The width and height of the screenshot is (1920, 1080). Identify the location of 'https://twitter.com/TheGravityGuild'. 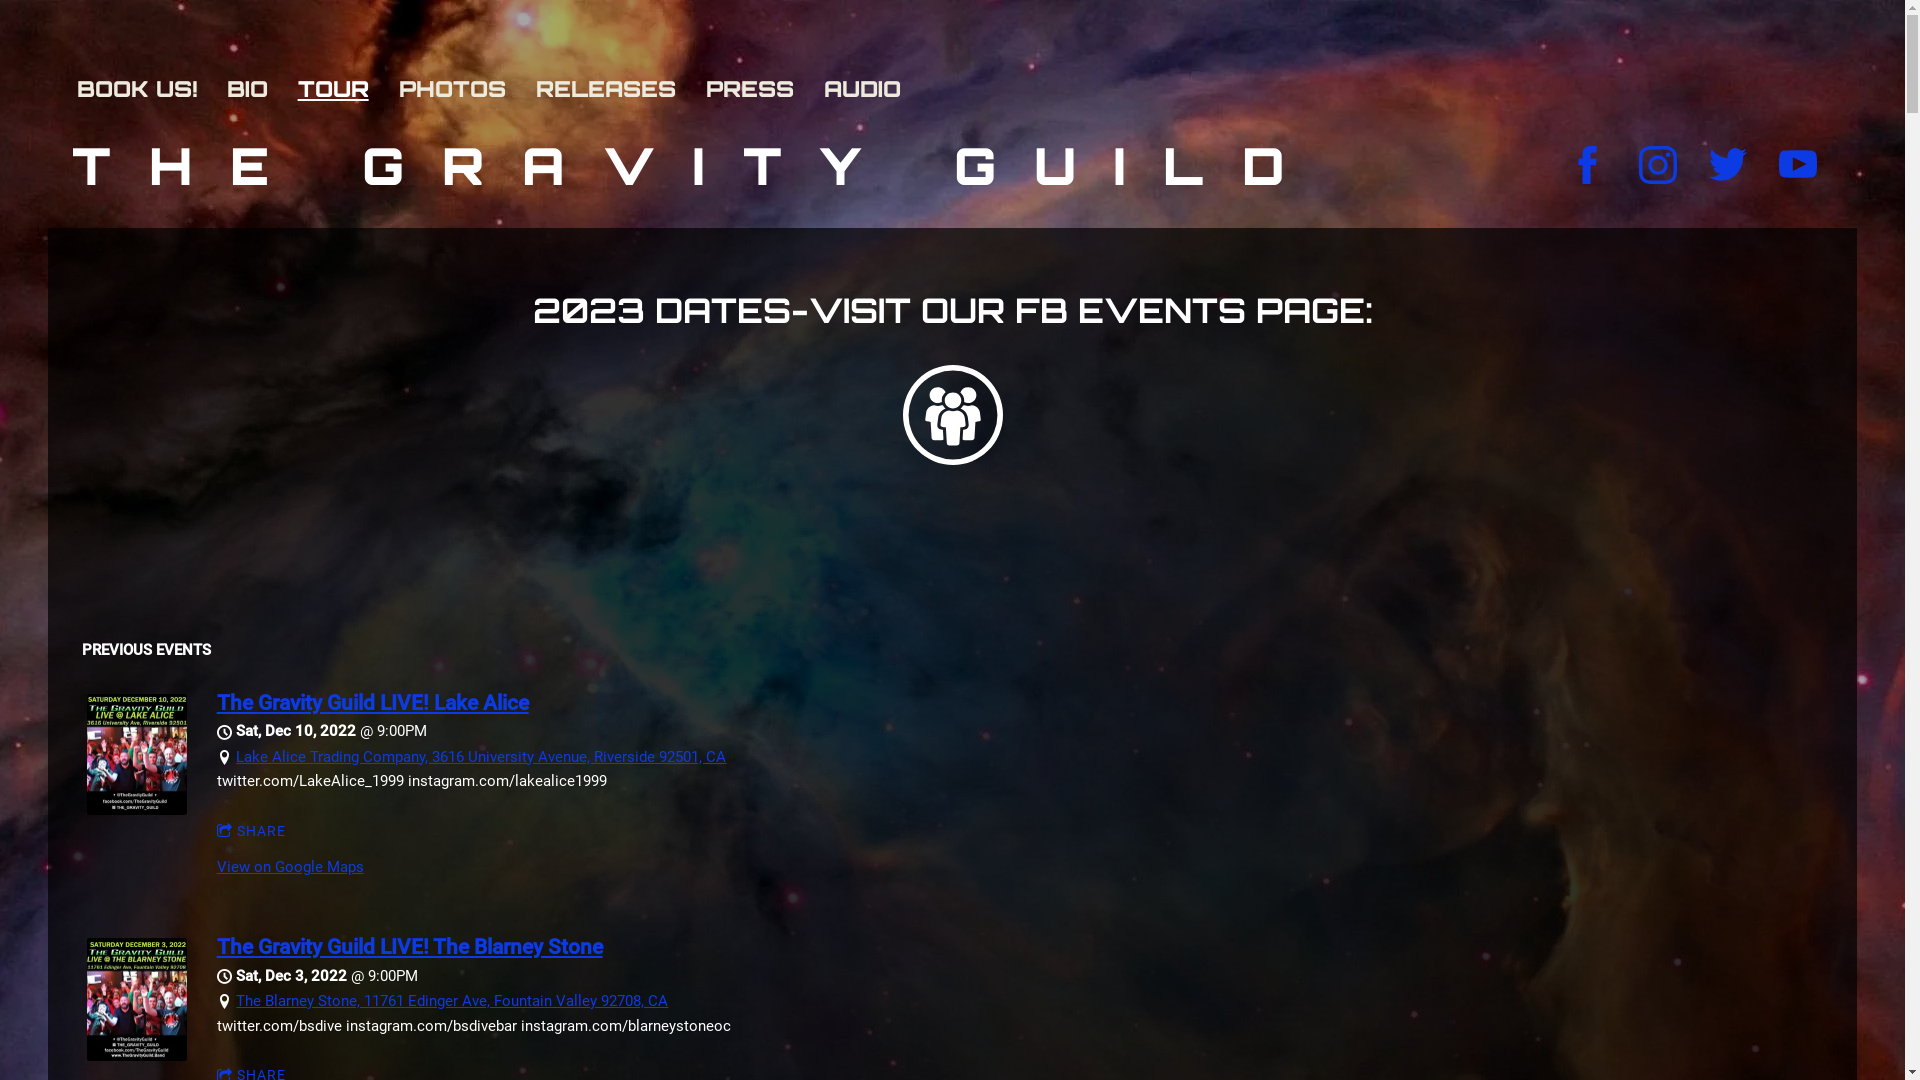
(1727, 164).